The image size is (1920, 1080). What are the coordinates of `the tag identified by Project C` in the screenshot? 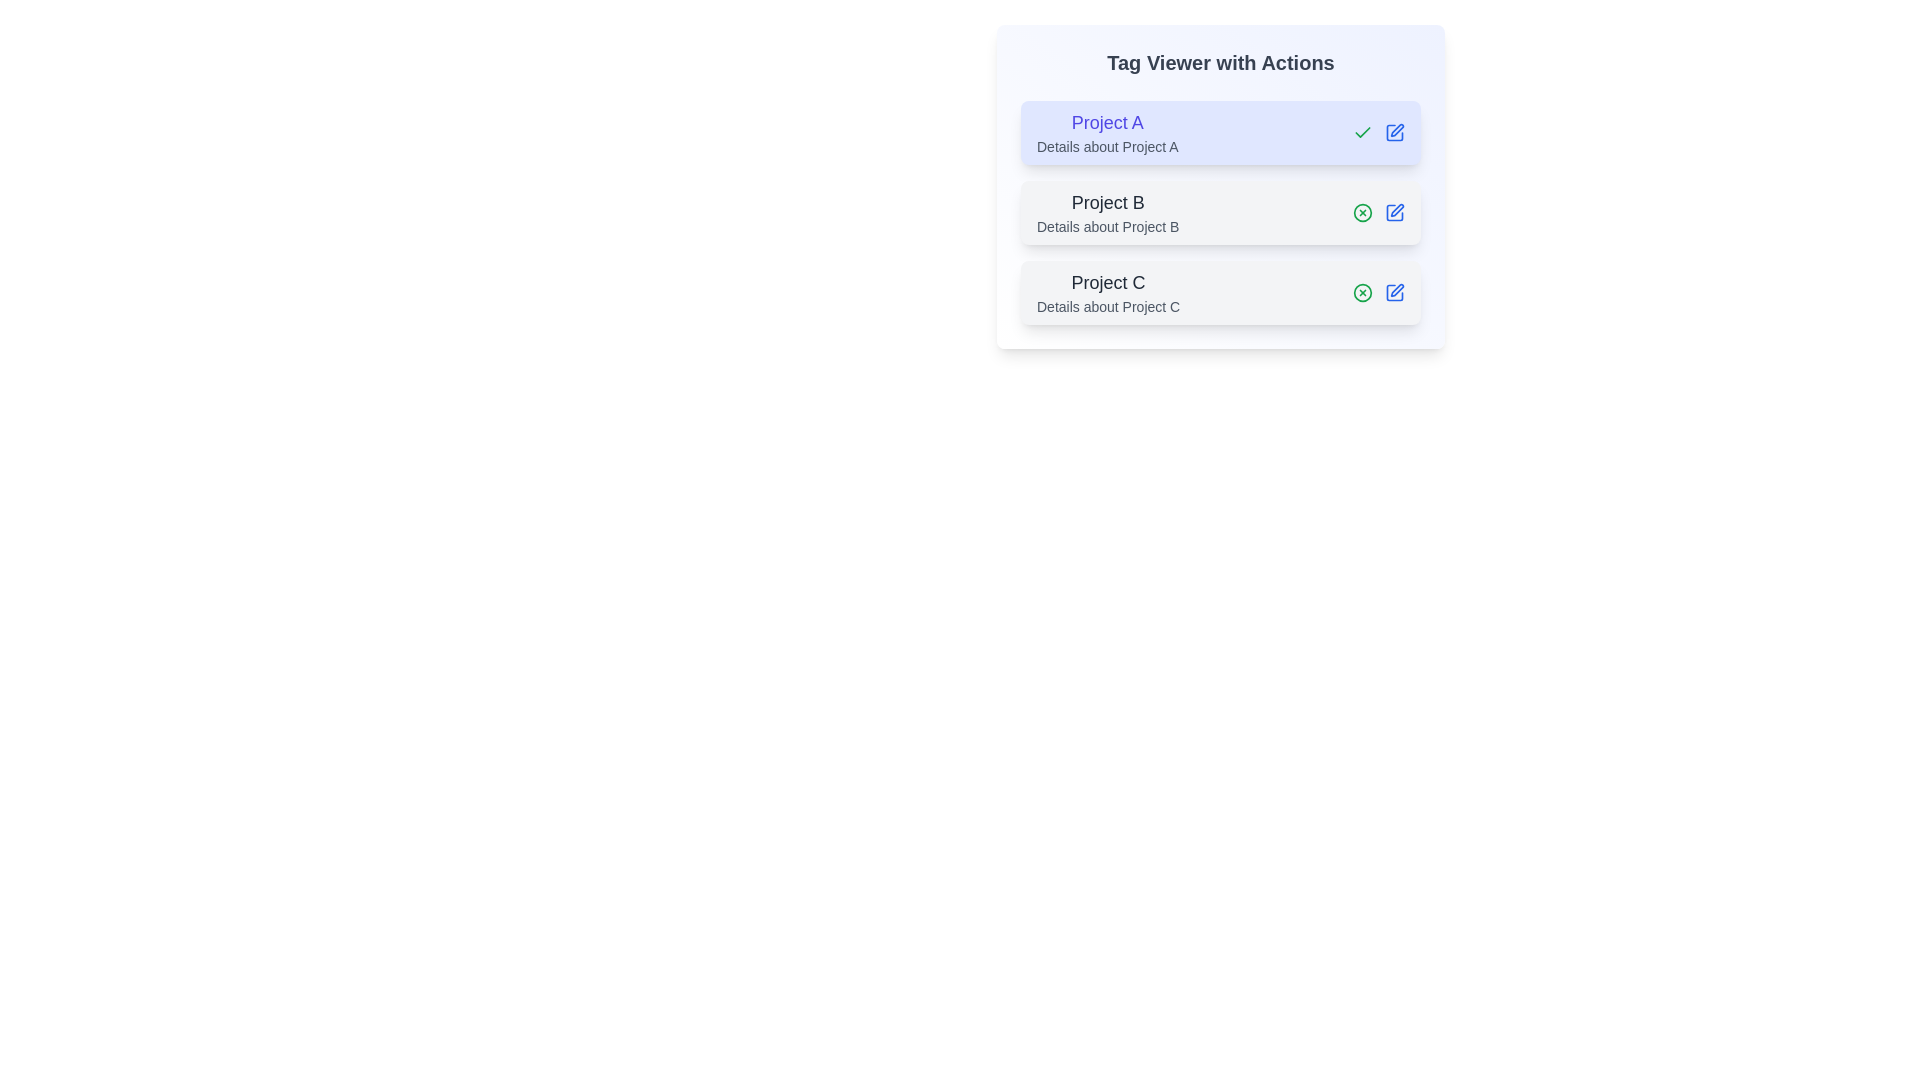 It's located at (1362, 293).